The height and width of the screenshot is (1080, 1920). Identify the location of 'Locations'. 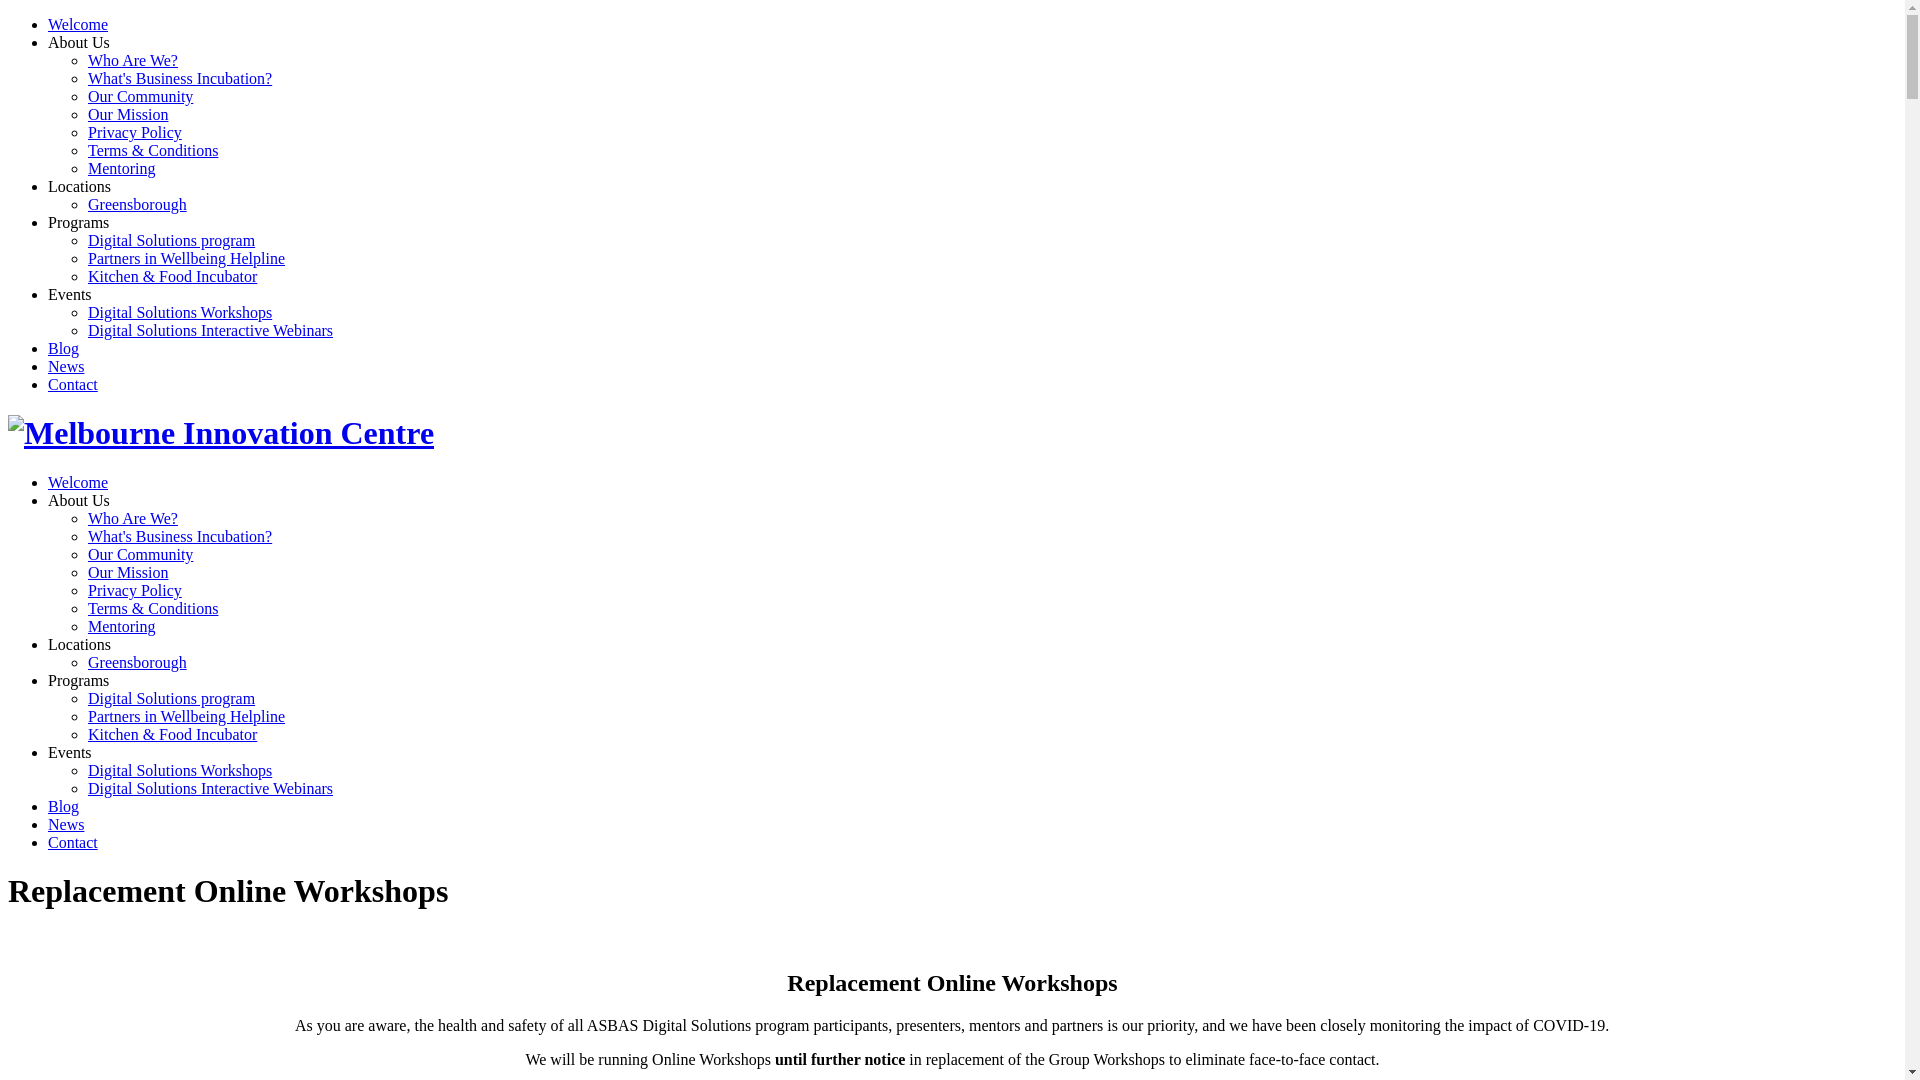
(79, 644).